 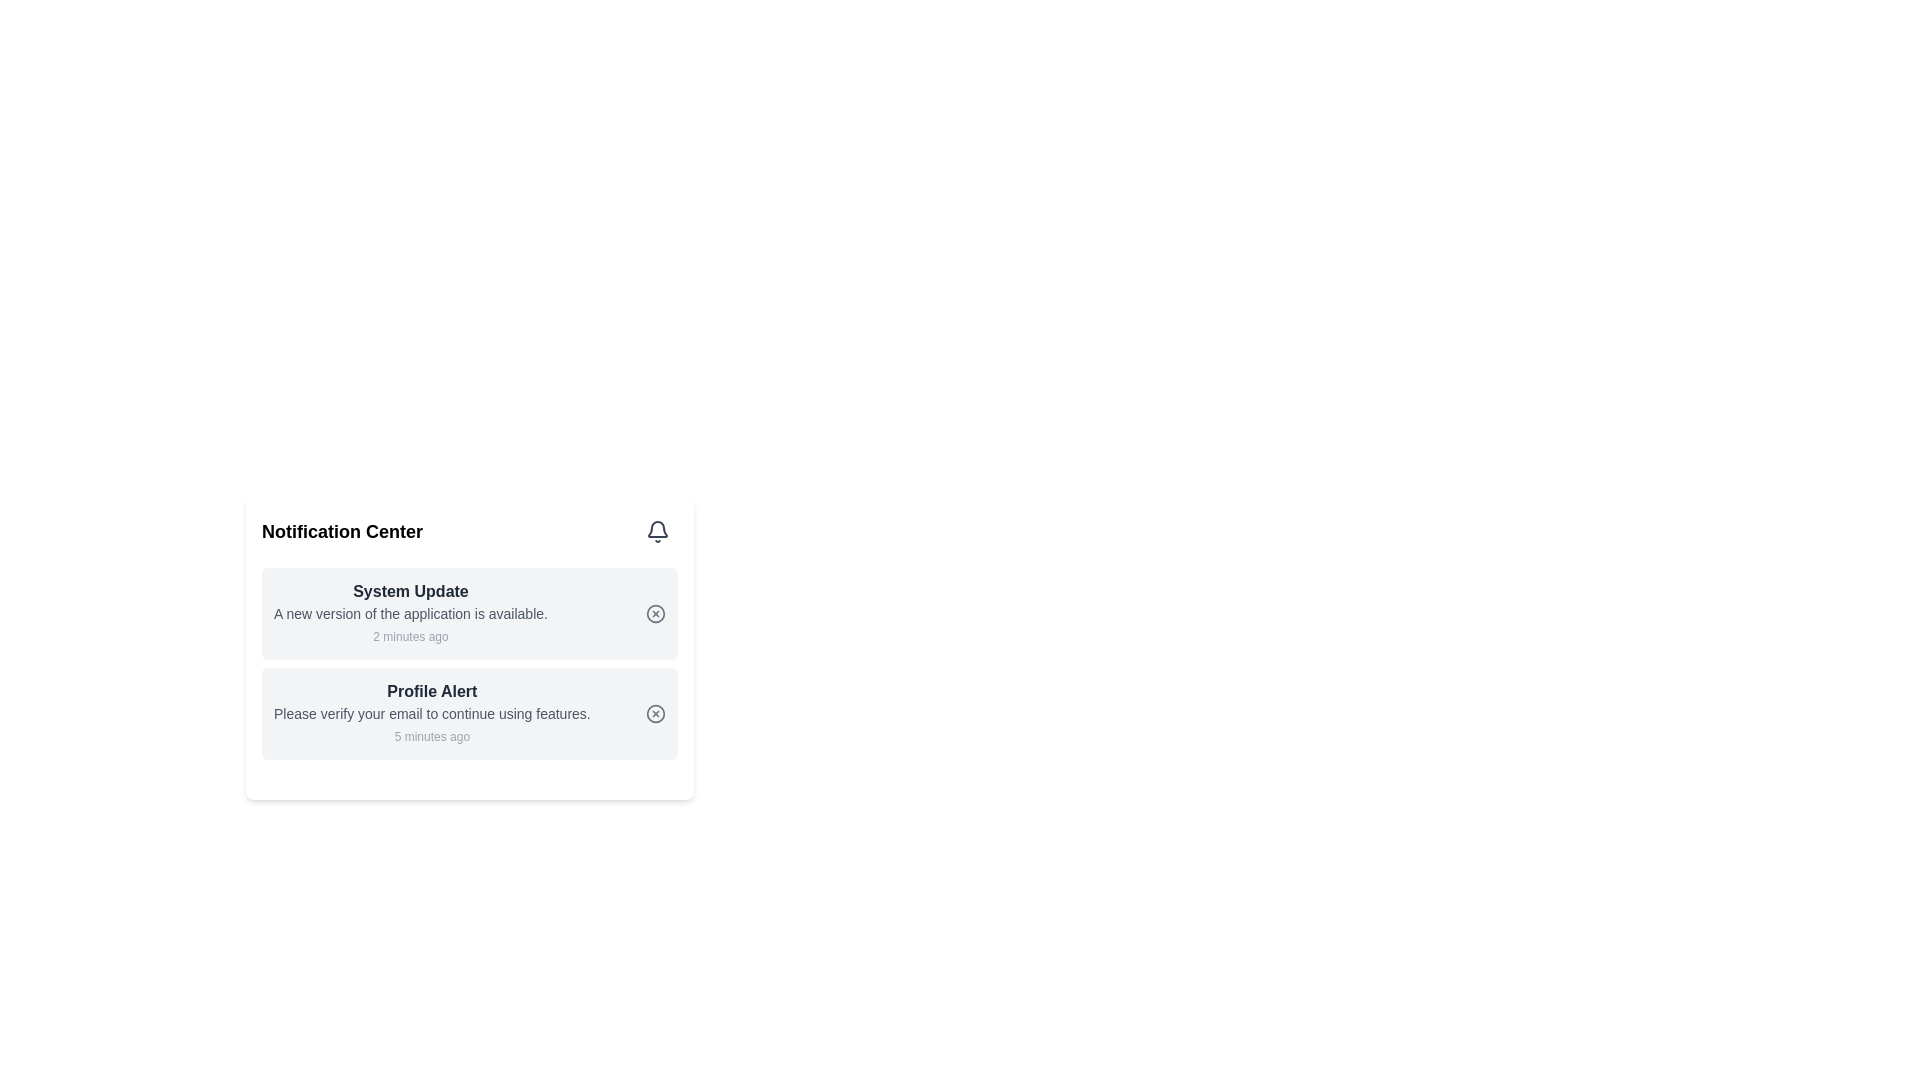 I want to click on the second notification in the Notification Center, which prompts the user to verify their email for feature access, so click(x=431, y=712).